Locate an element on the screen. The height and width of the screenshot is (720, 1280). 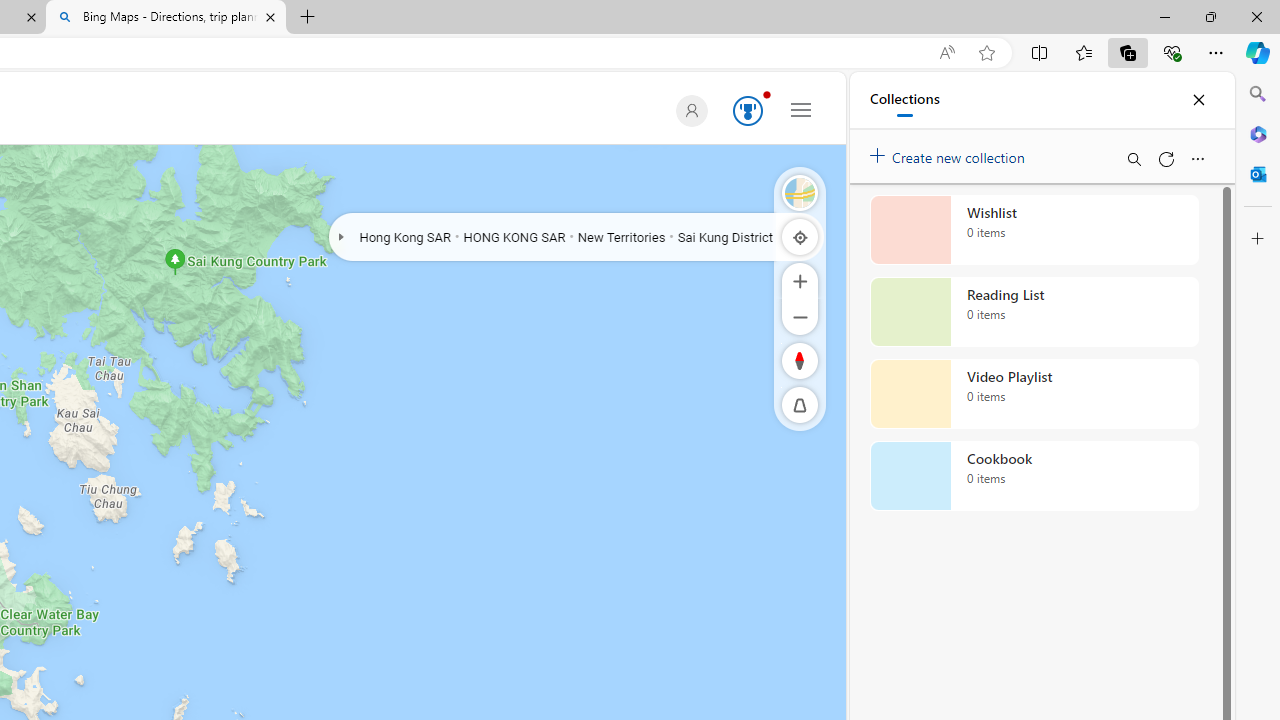
'Microsoft 365' is located at coordinates (1257, 133).